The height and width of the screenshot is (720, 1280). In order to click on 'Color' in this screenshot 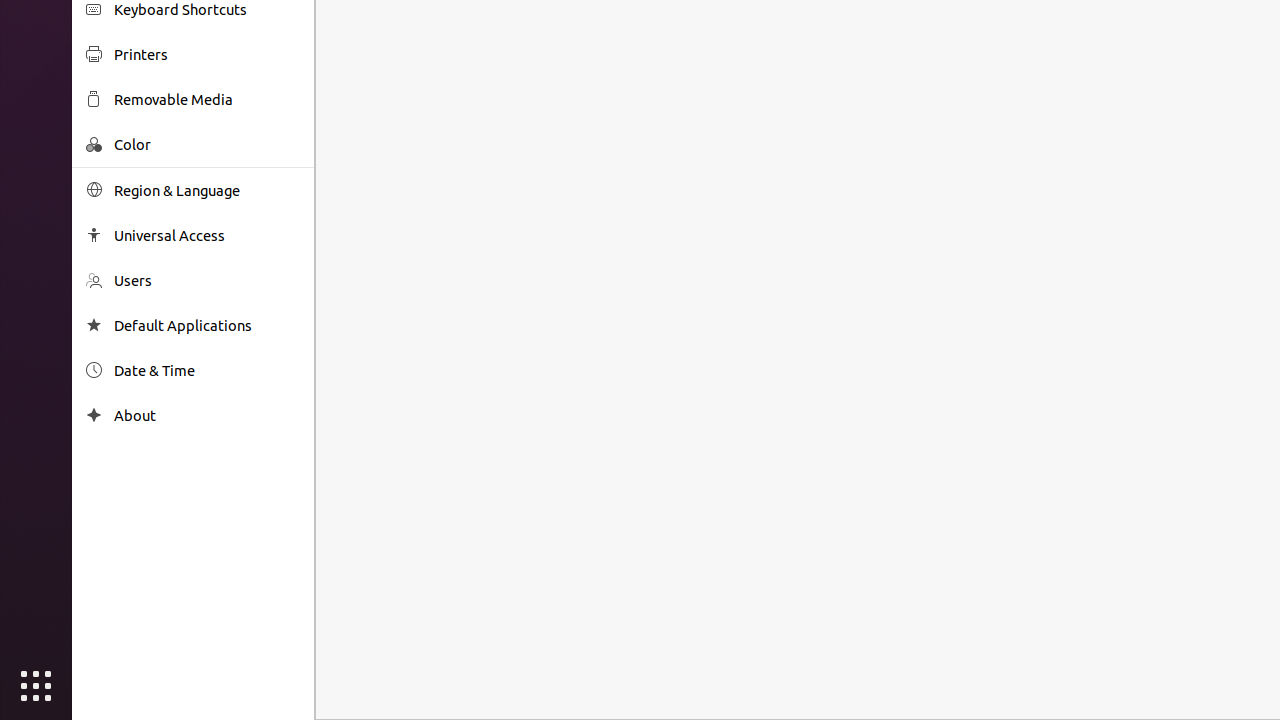, I will do `click(206, 143)`.